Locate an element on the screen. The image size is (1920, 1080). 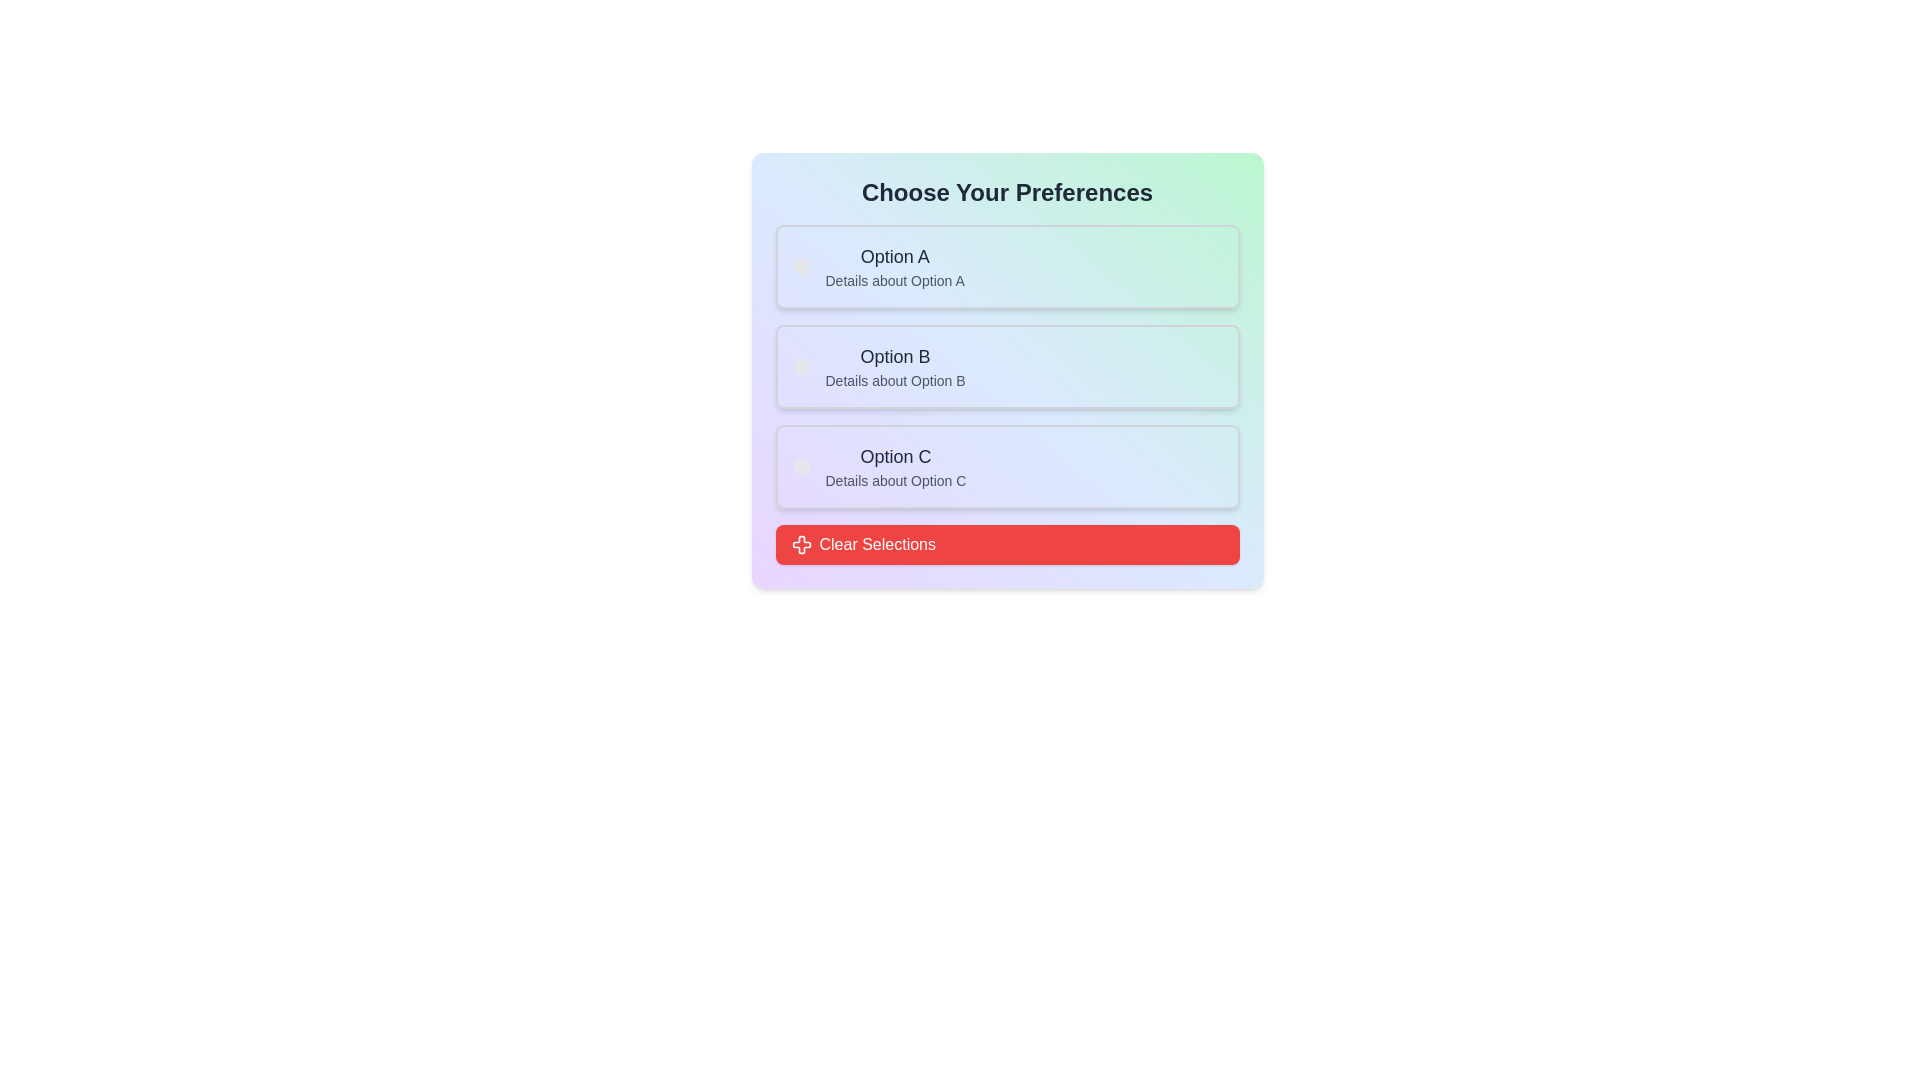
the 'Clear Selections' icon, which is part of the red rectangular button at the bottom of the 'Choose Your Preferences' card interface is located at coordinates (801, 544).